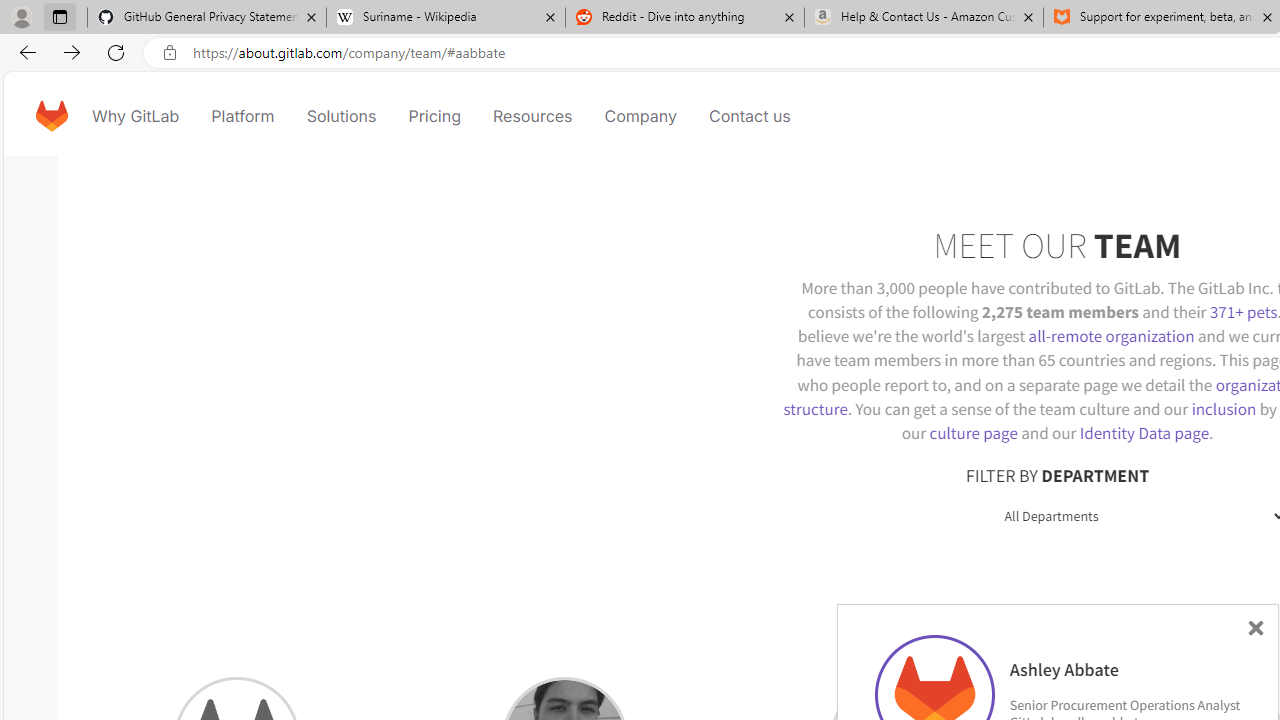 Image resolution: width=1280 pixels, height=720 pixels. I want to click on 'GitLab home page', so click(51, 115).